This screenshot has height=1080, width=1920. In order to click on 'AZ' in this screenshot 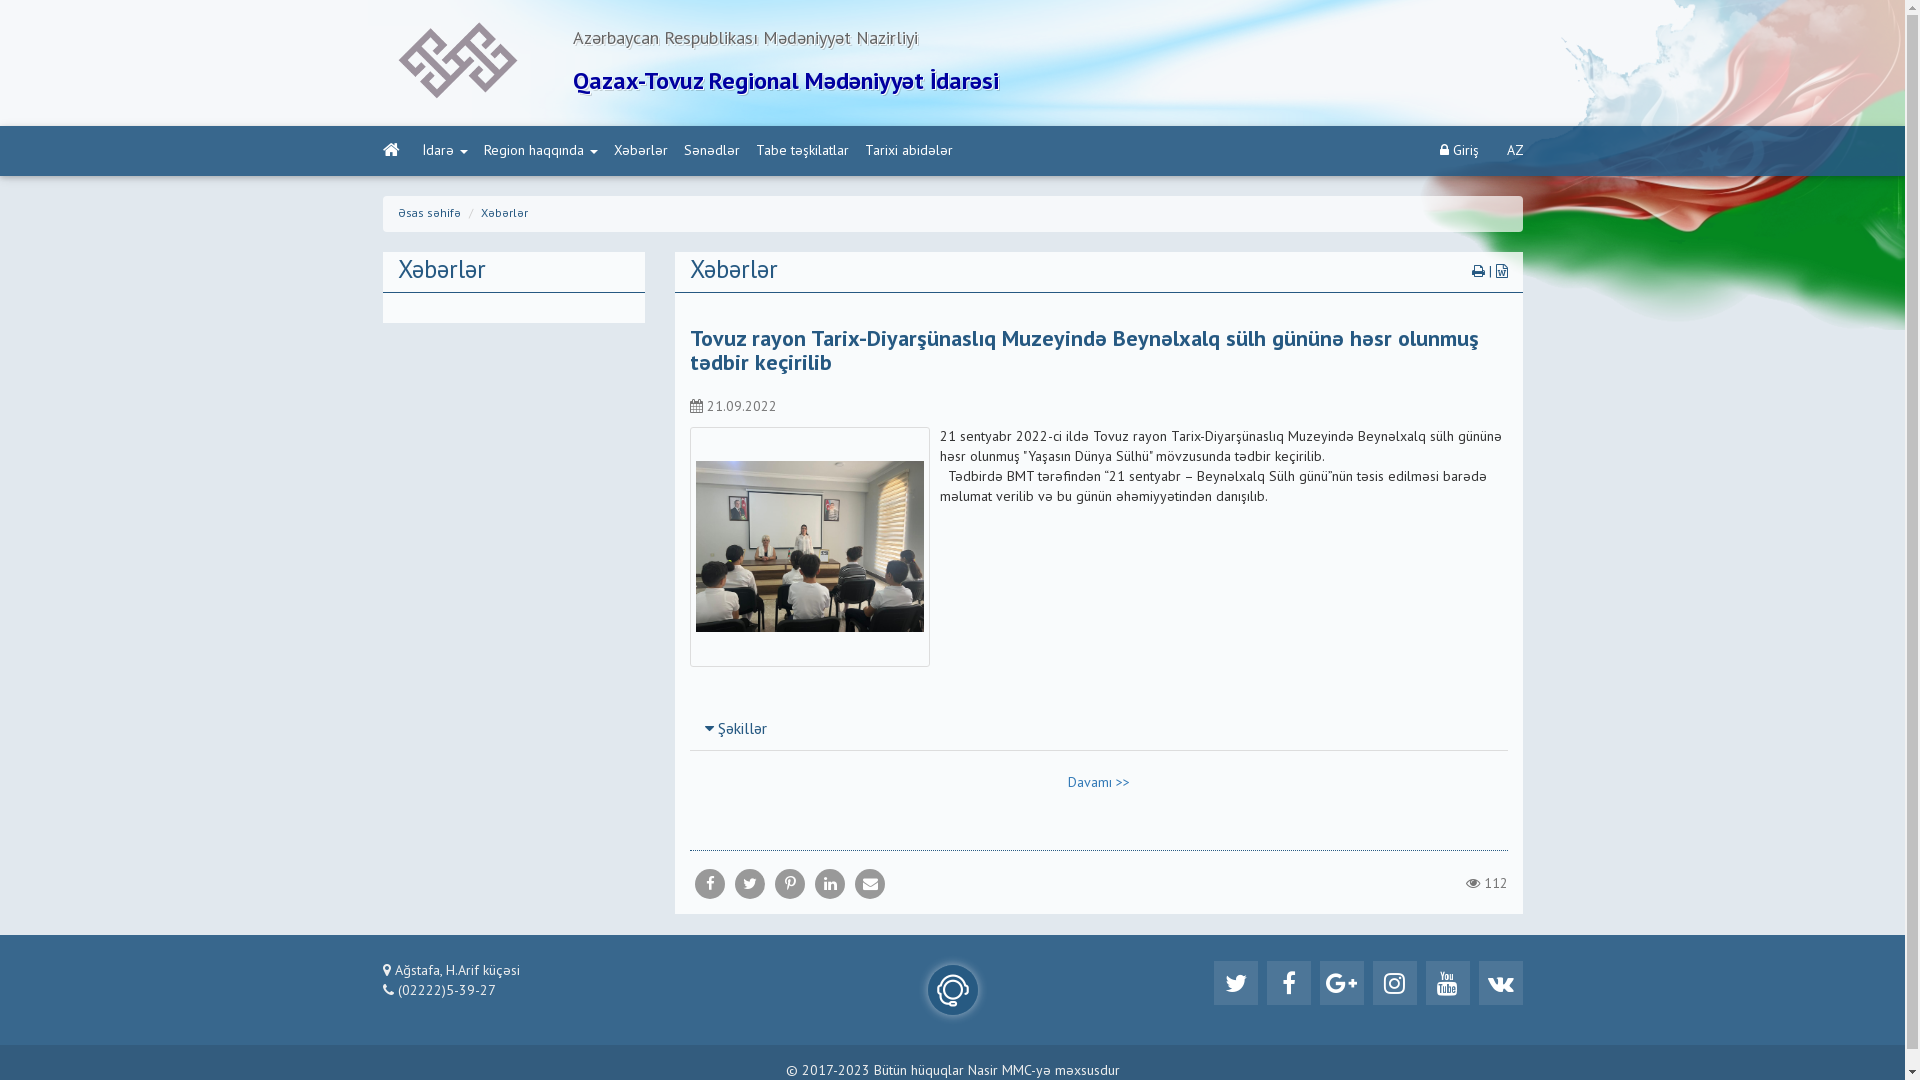, I will do `click(1514, 149)`.